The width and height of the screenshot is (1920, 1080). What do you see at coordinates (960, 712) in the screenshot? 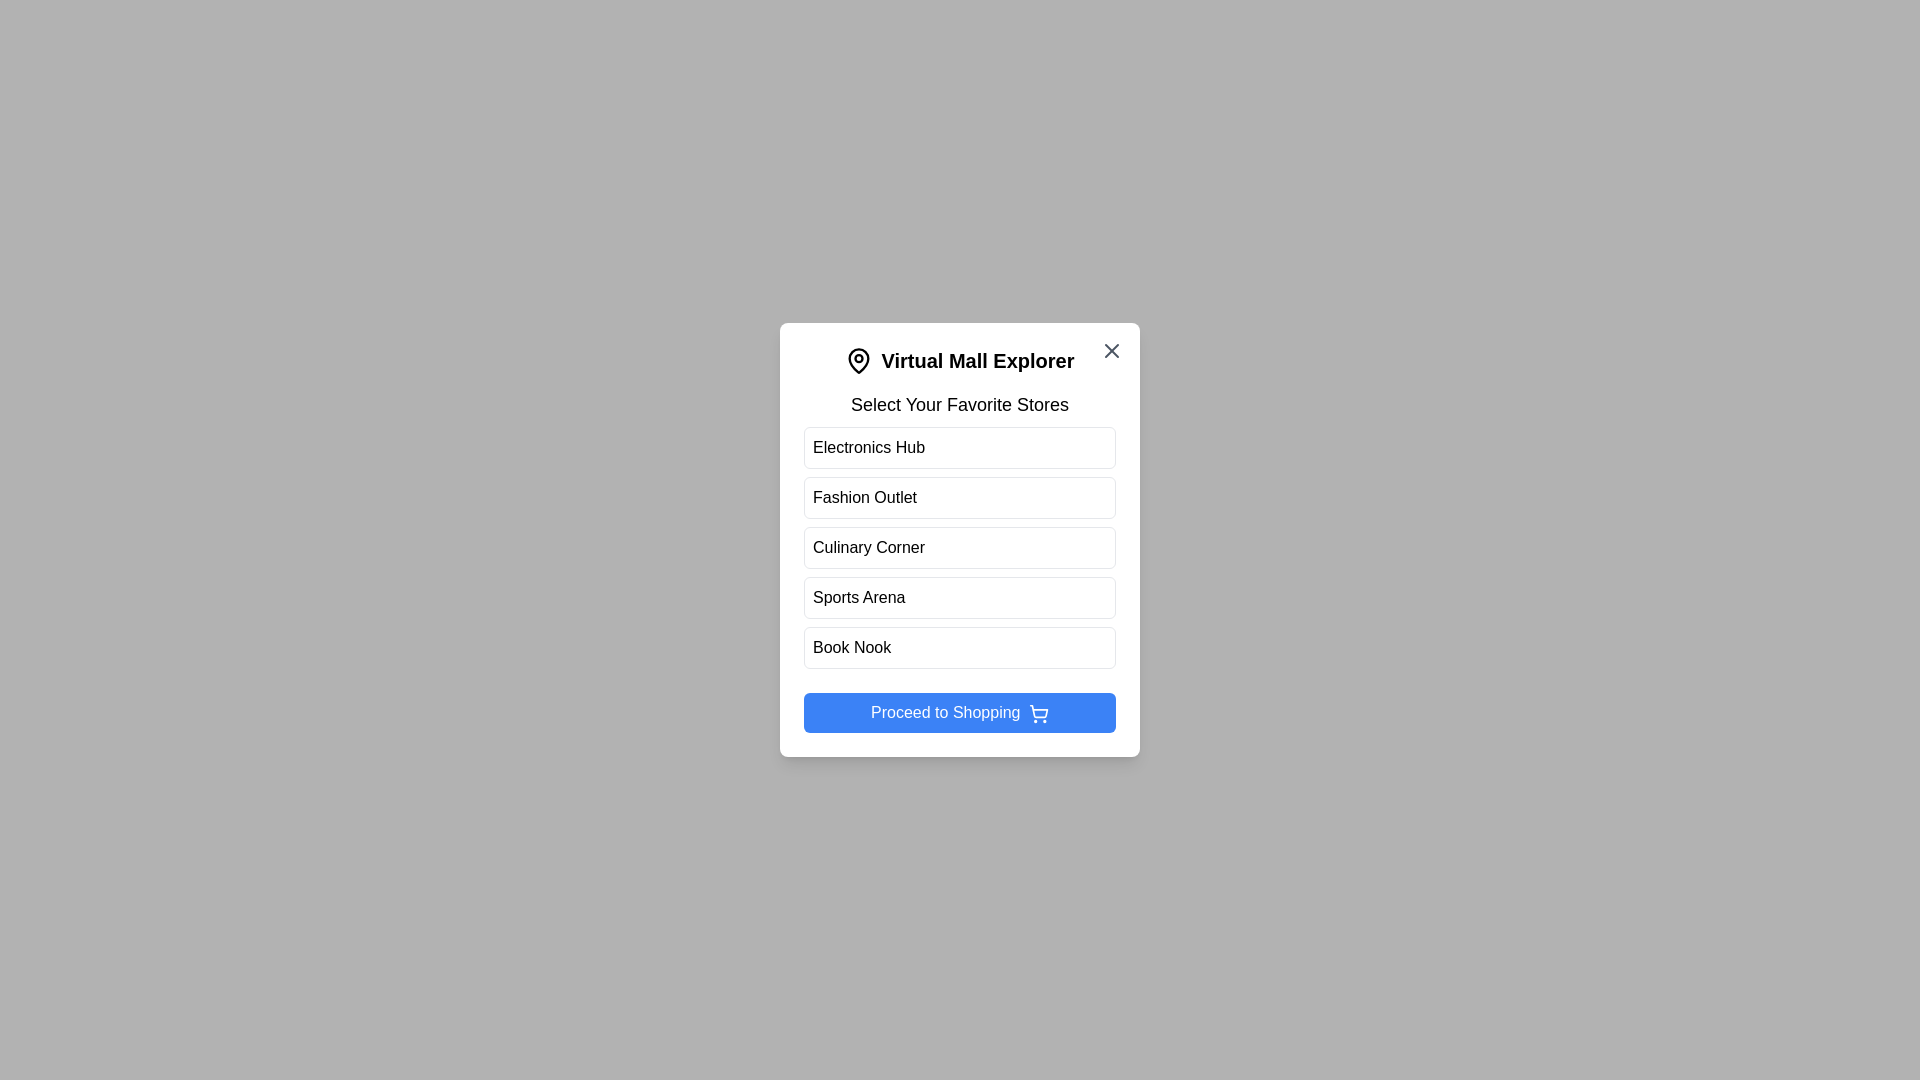
I see `the button labeled 'Proceed to Shopping' with a shopping cart icon` at bounding box center [960, 712].